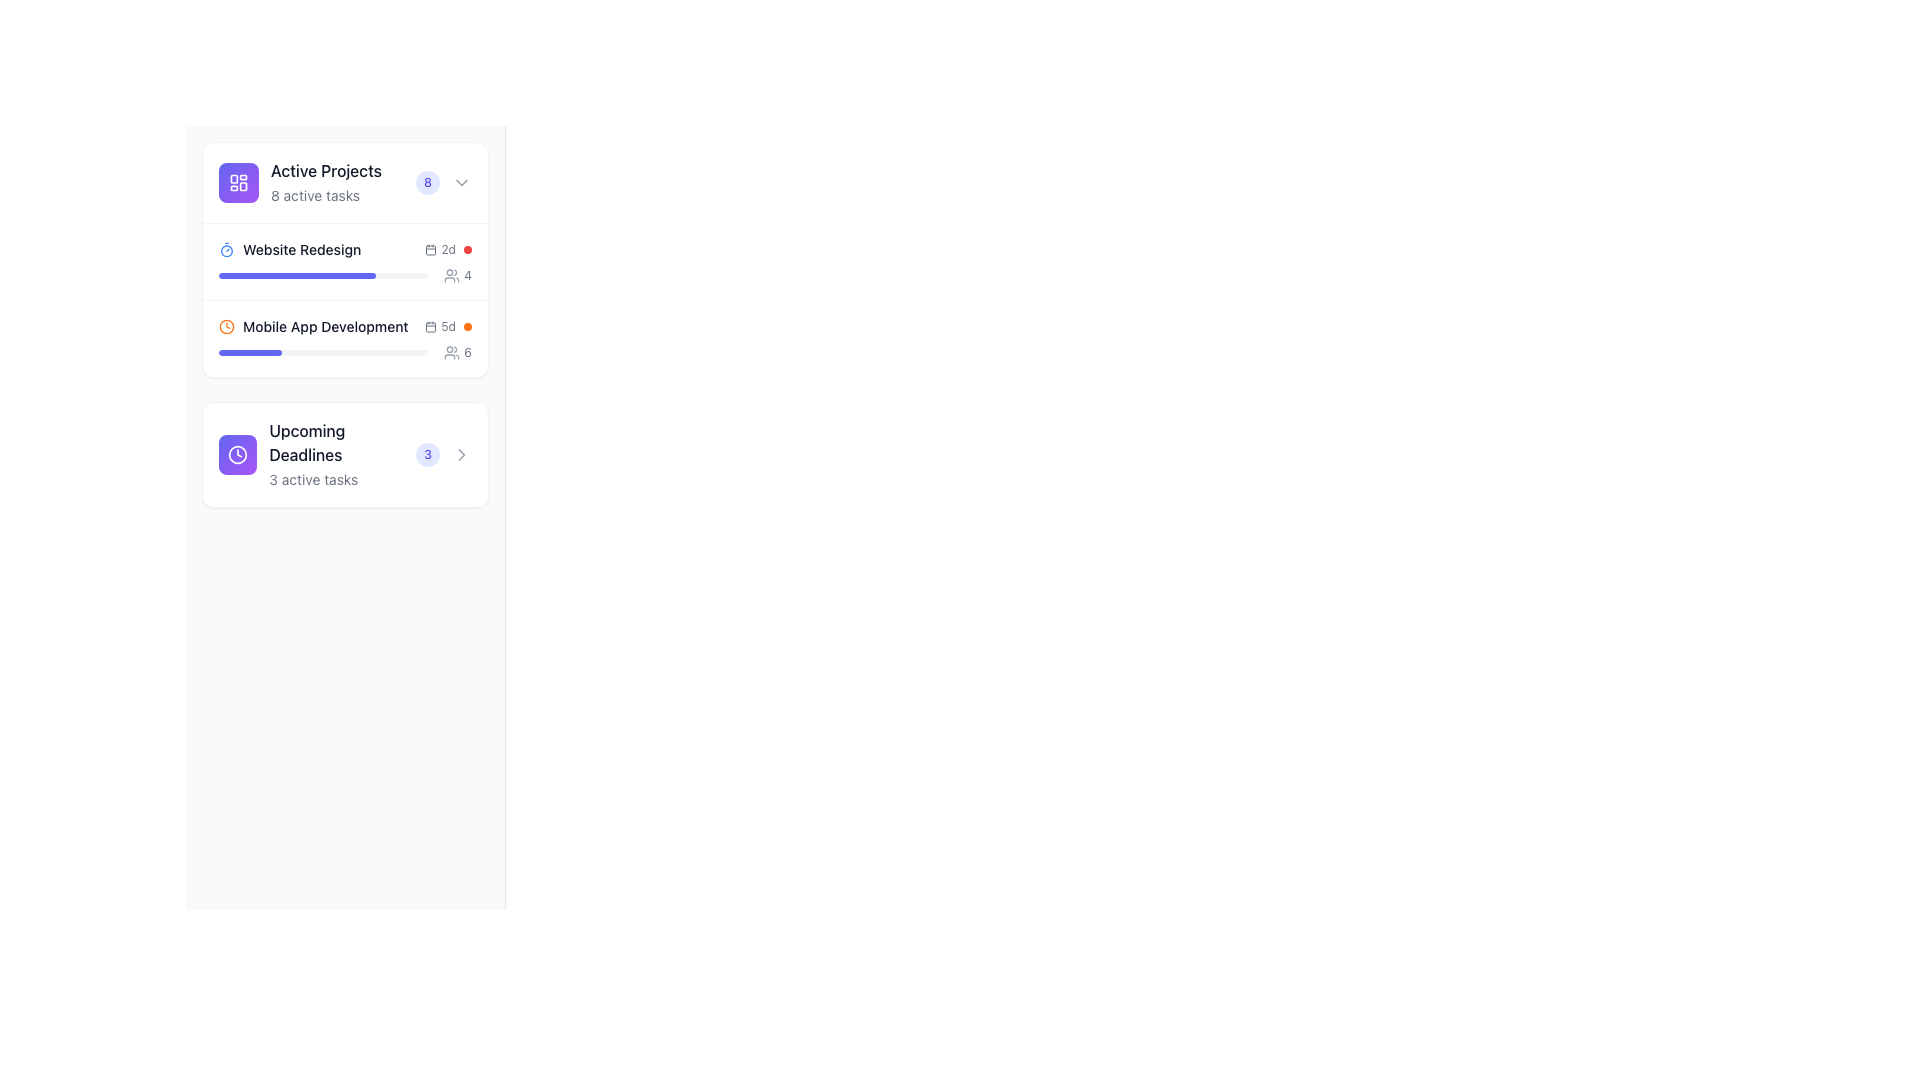 Image resolution: width=1920 pixels, height=1080 pixels. Describe the element at coordinates (460, 182) in the screenshot. I see `the downward-pointing chevron icon next to the badge with the number '8' in the 'Active Projects' section` at that location.